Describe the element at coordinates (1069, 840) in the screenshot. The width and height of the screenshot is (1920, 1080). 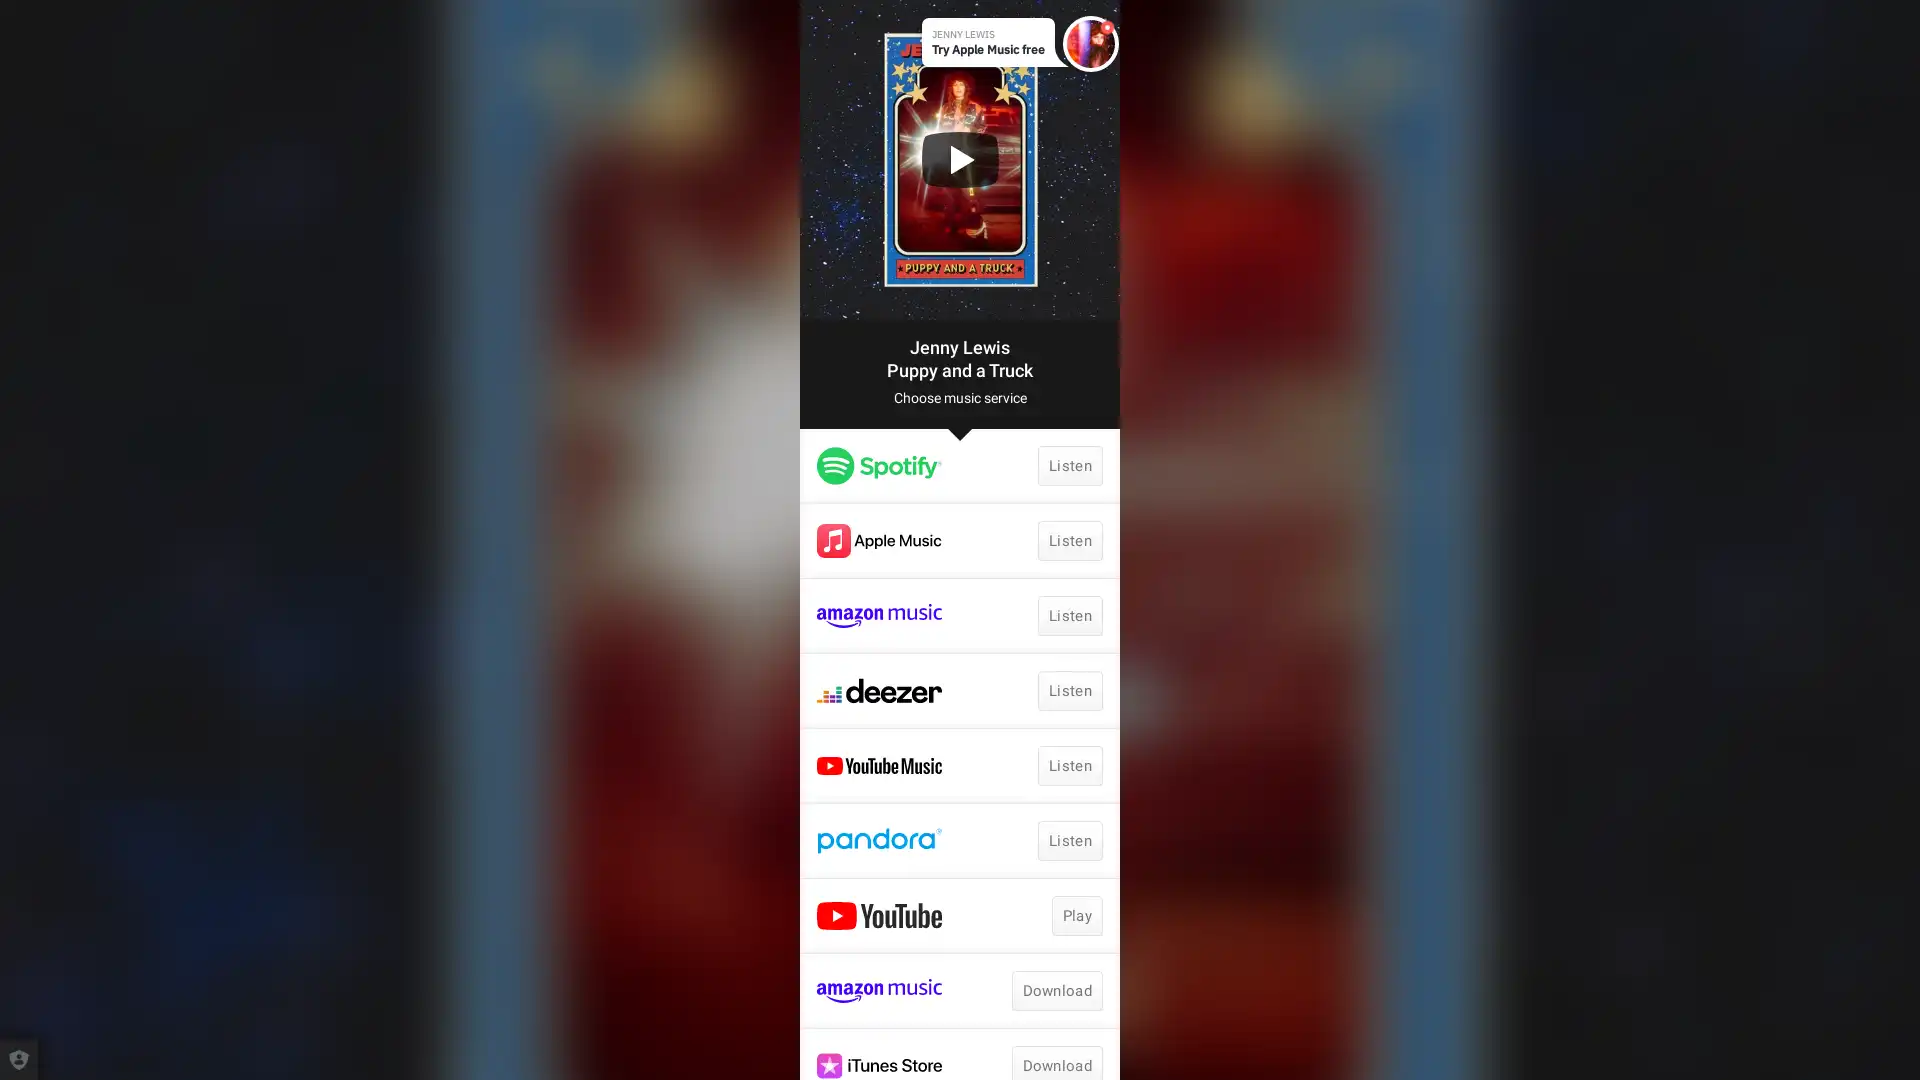
I see `Listen` at that location.